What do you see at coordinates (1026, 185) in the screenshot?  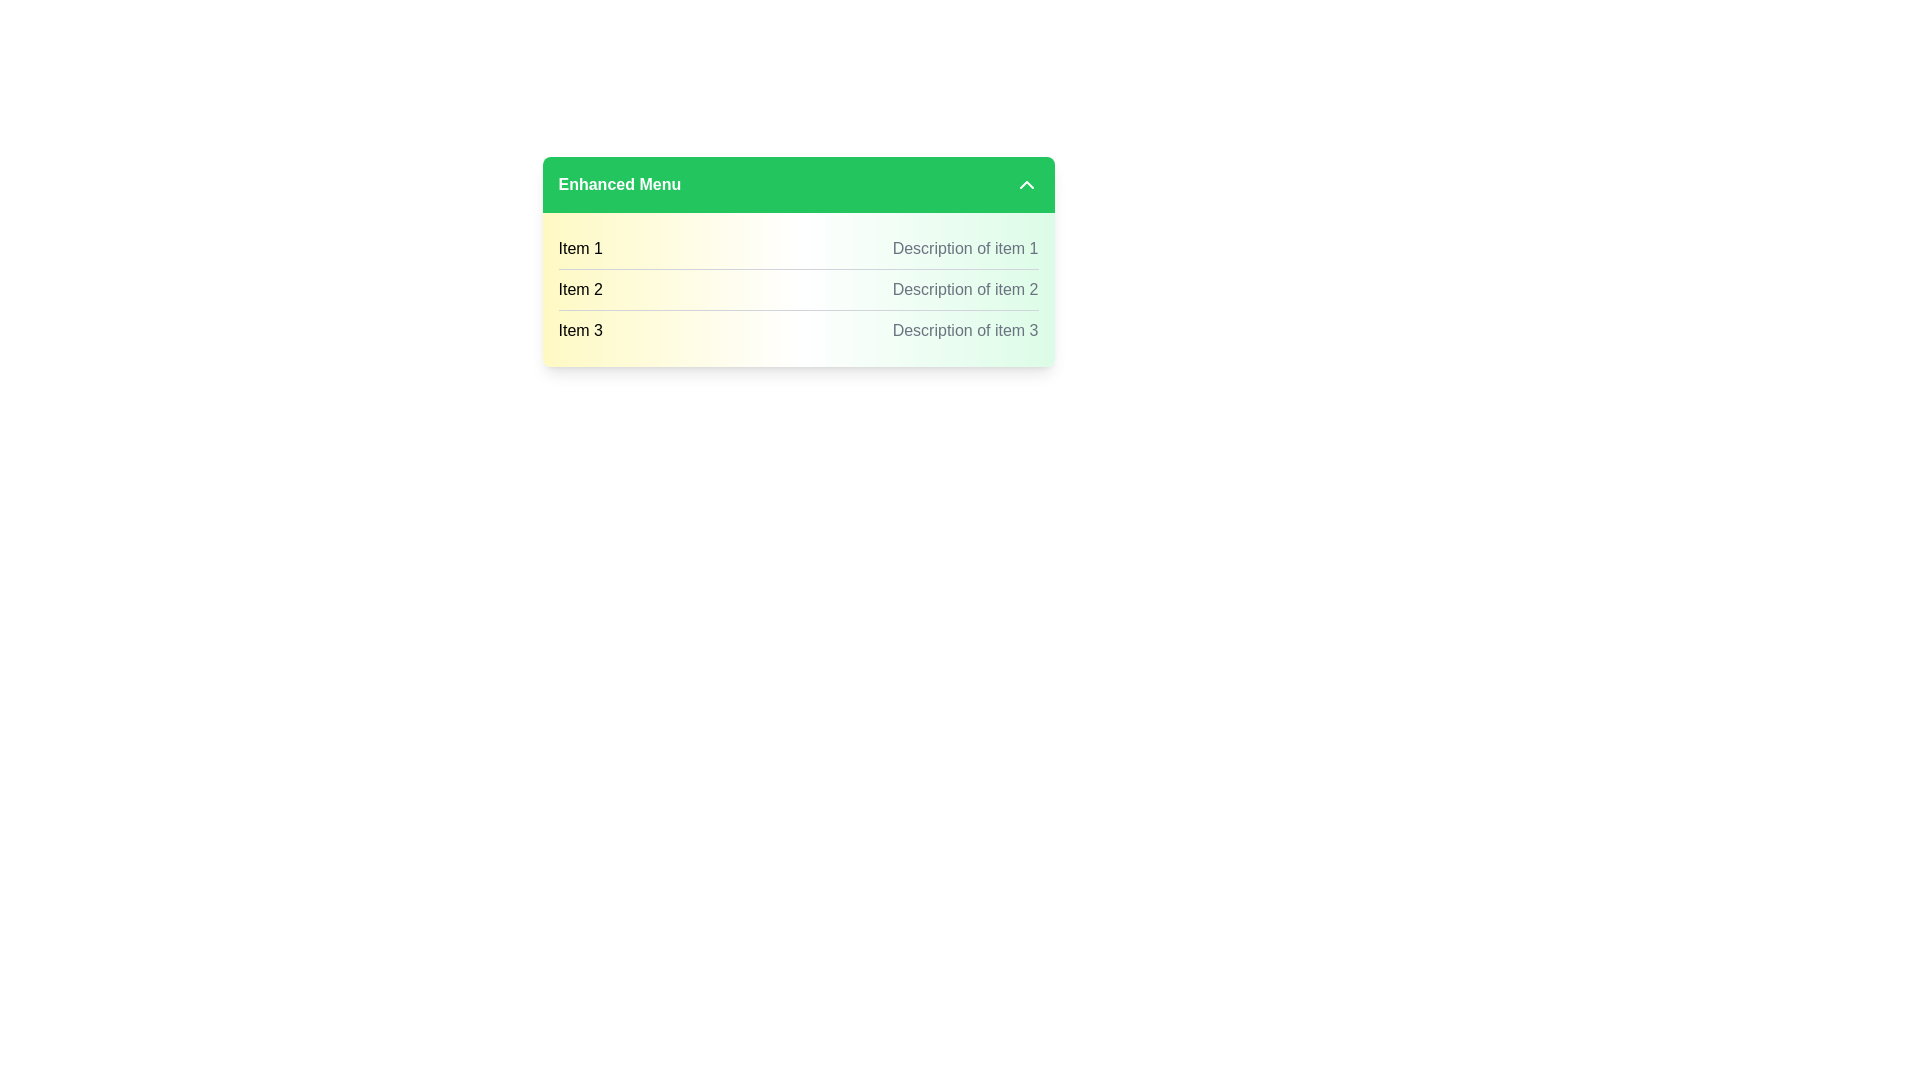 I see `the chevron icon pointing upwards located to the far right of the 'Enhanced Menu' header bar` at bounding box center [1026, 185].